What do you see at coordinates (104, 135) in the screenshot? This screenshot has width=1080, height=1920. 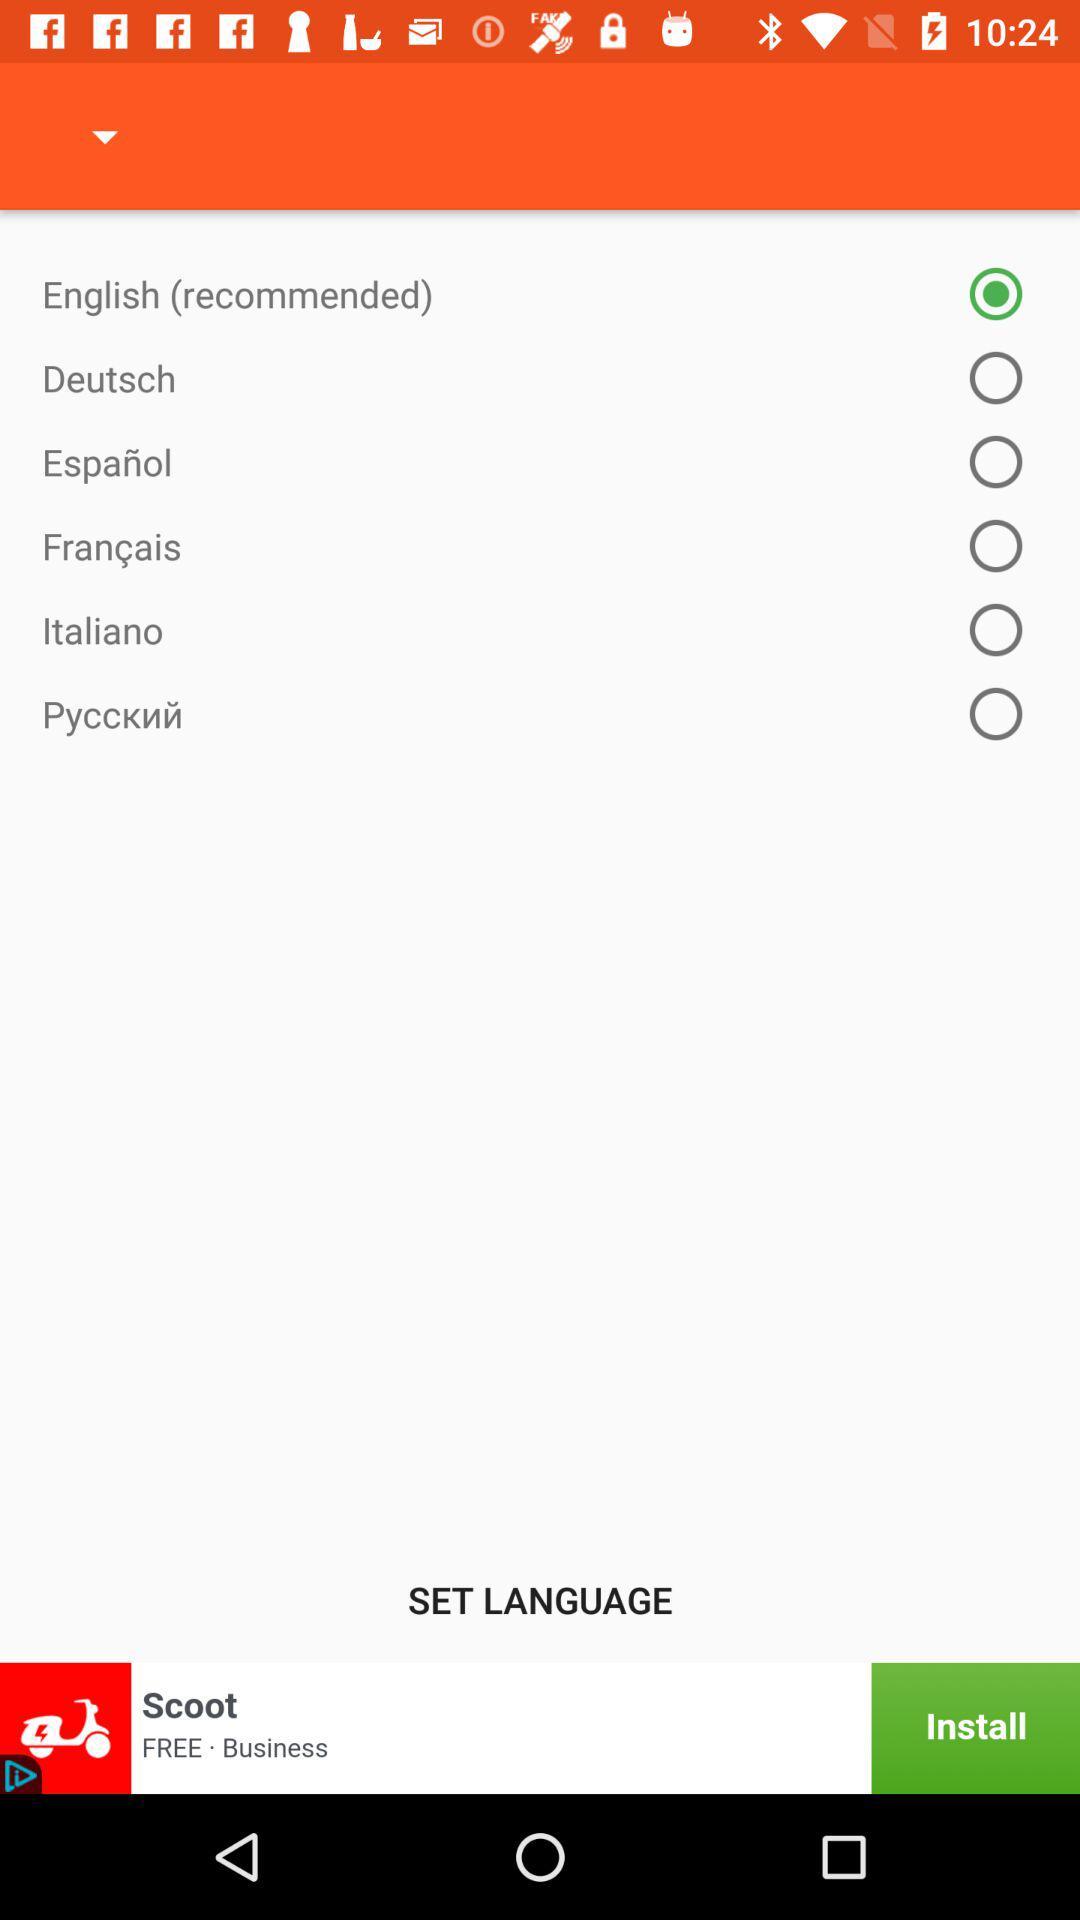 I see `item above english (recommended) item` at bounding box center [104, 135].